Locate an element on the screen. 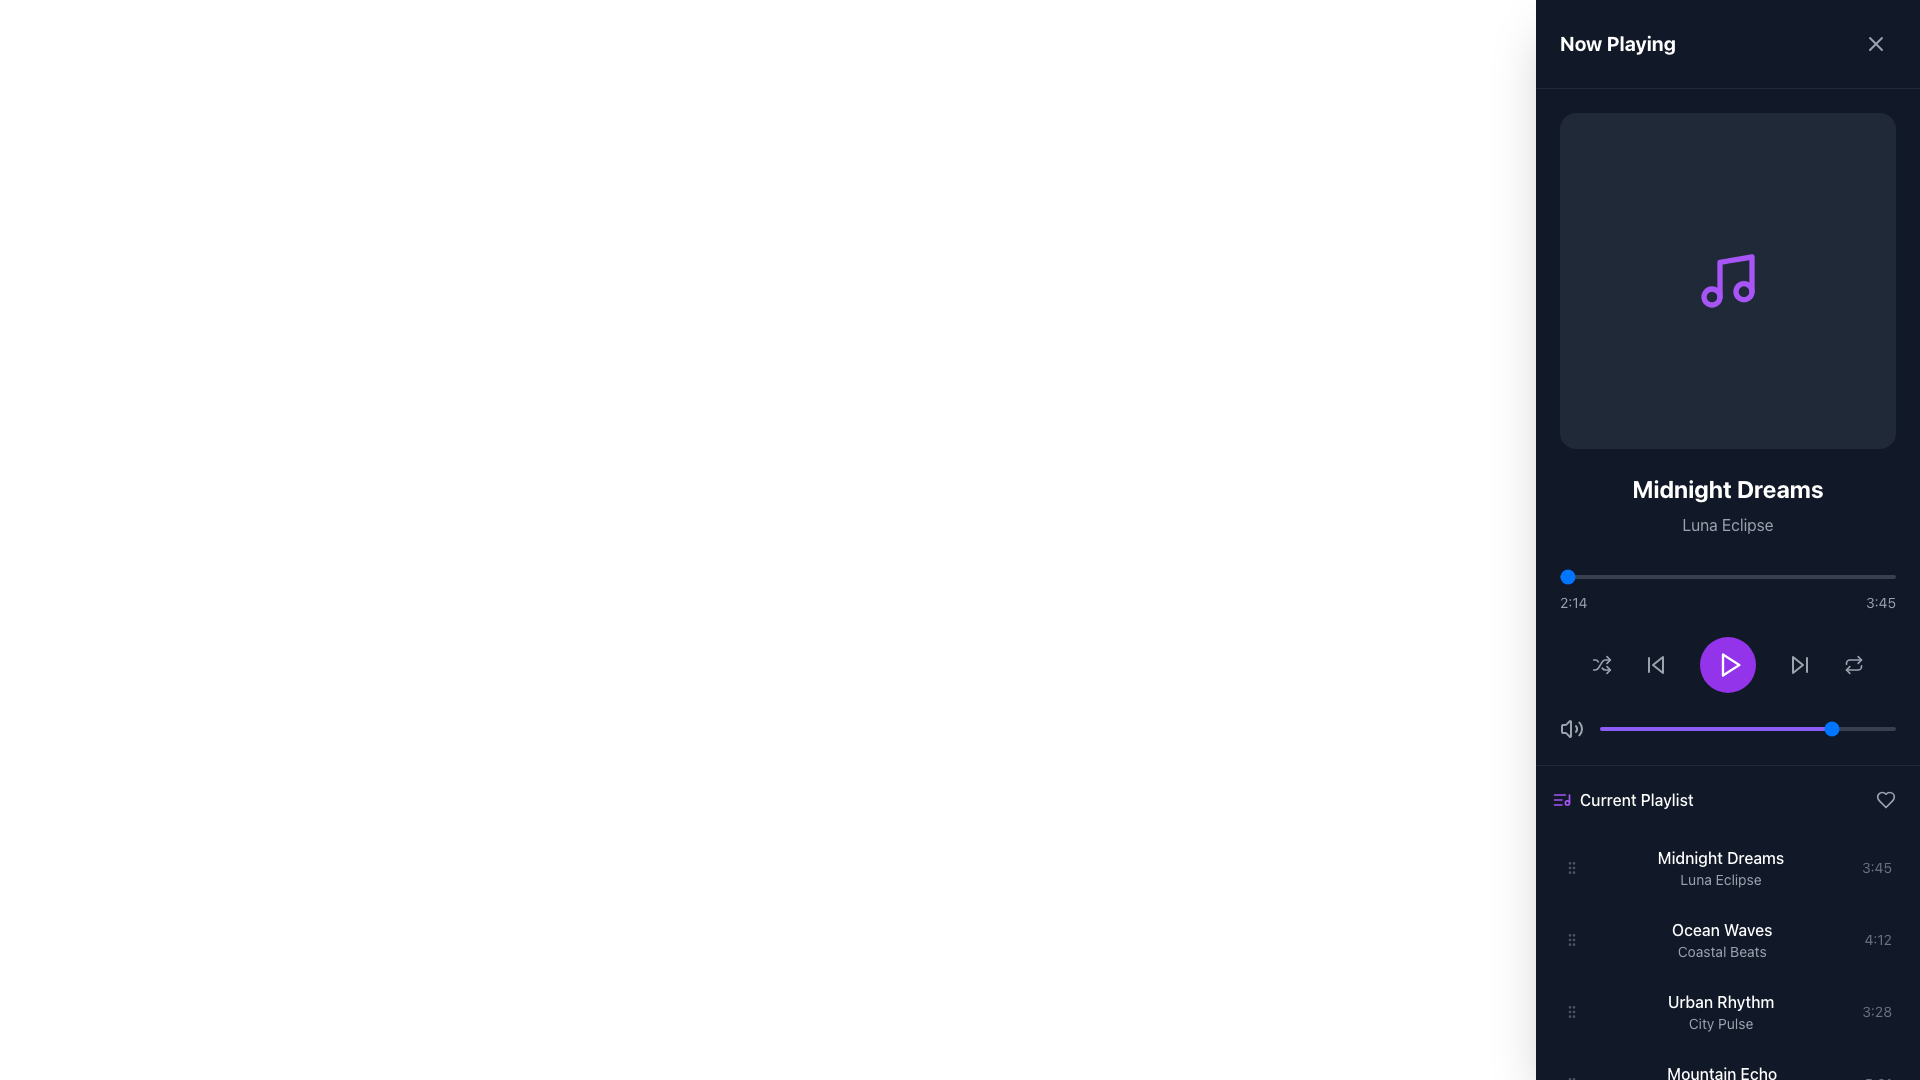  the slider value is located at coordinates (1726, 729).